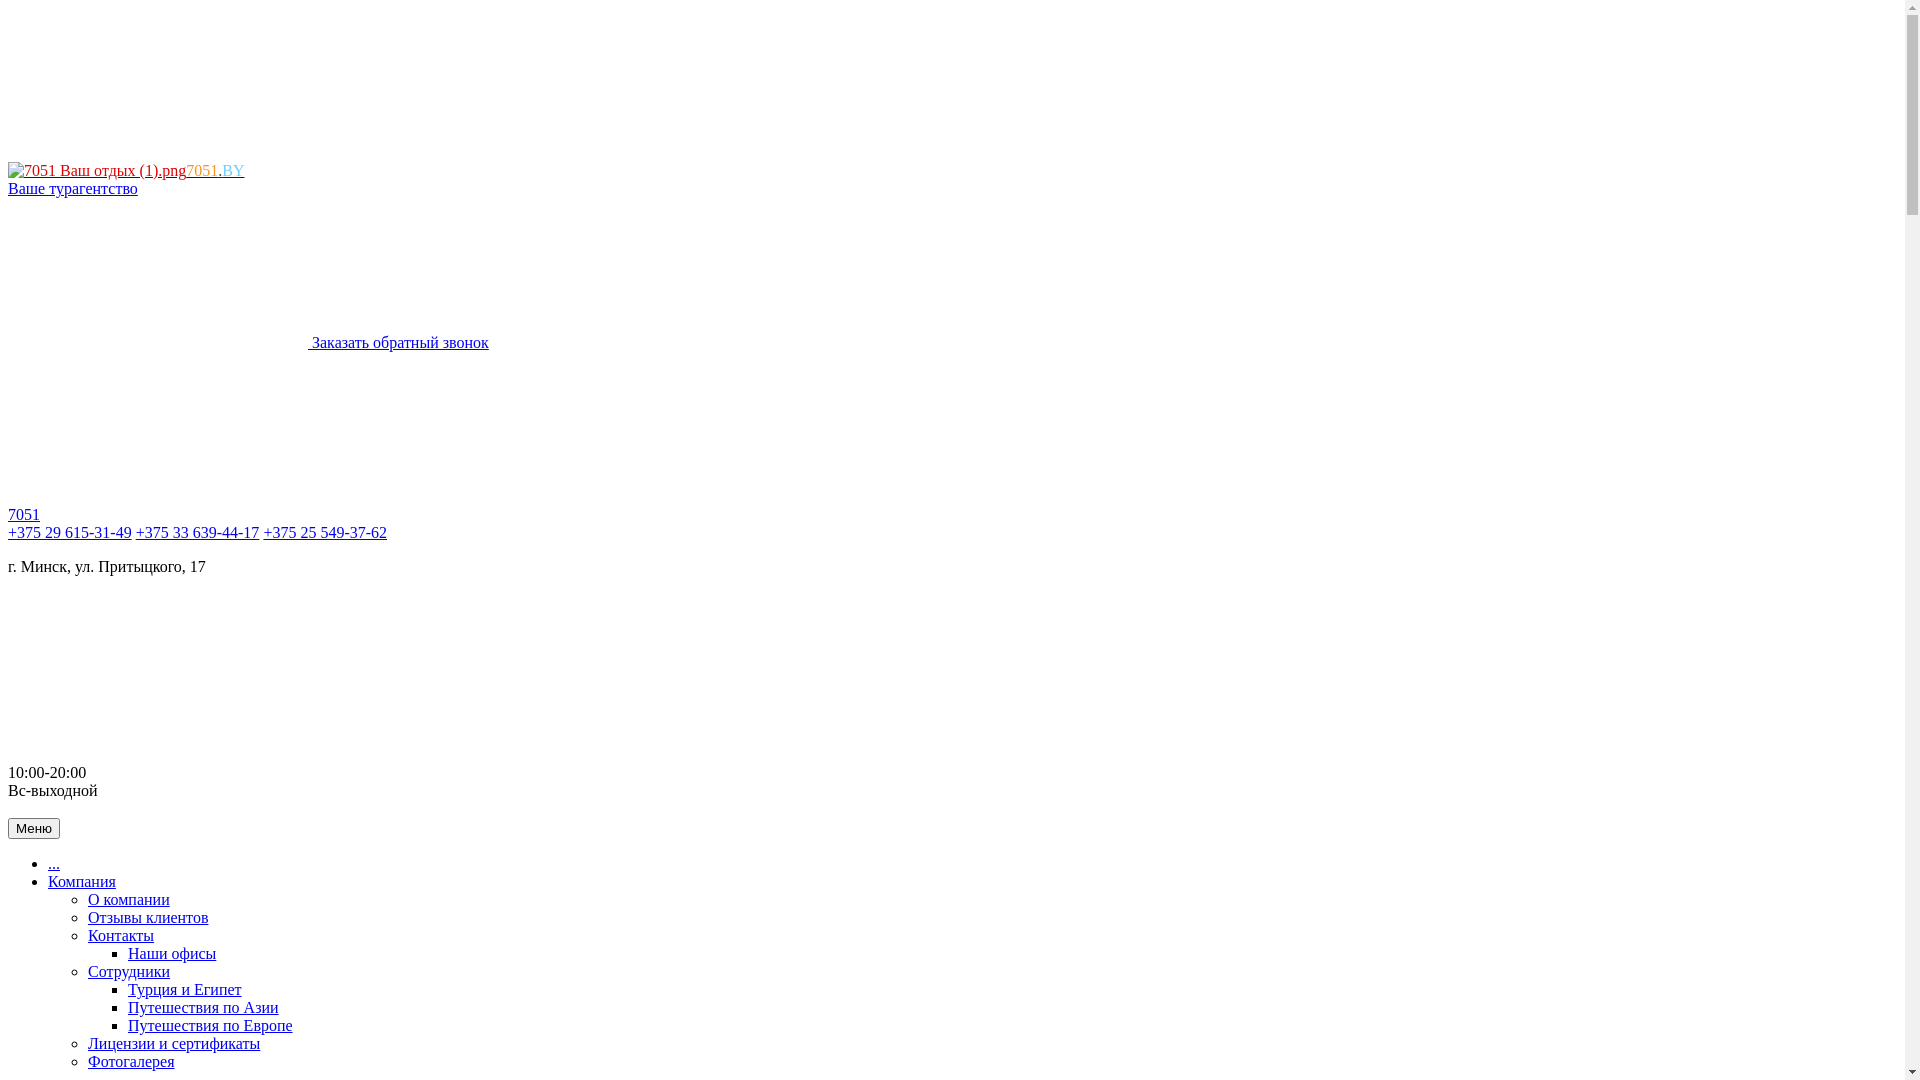  What do you see at coordinates (197, 531) in the screenshot?
I see `'+375 33 639-44-17'` at bounding box center [197, 531].